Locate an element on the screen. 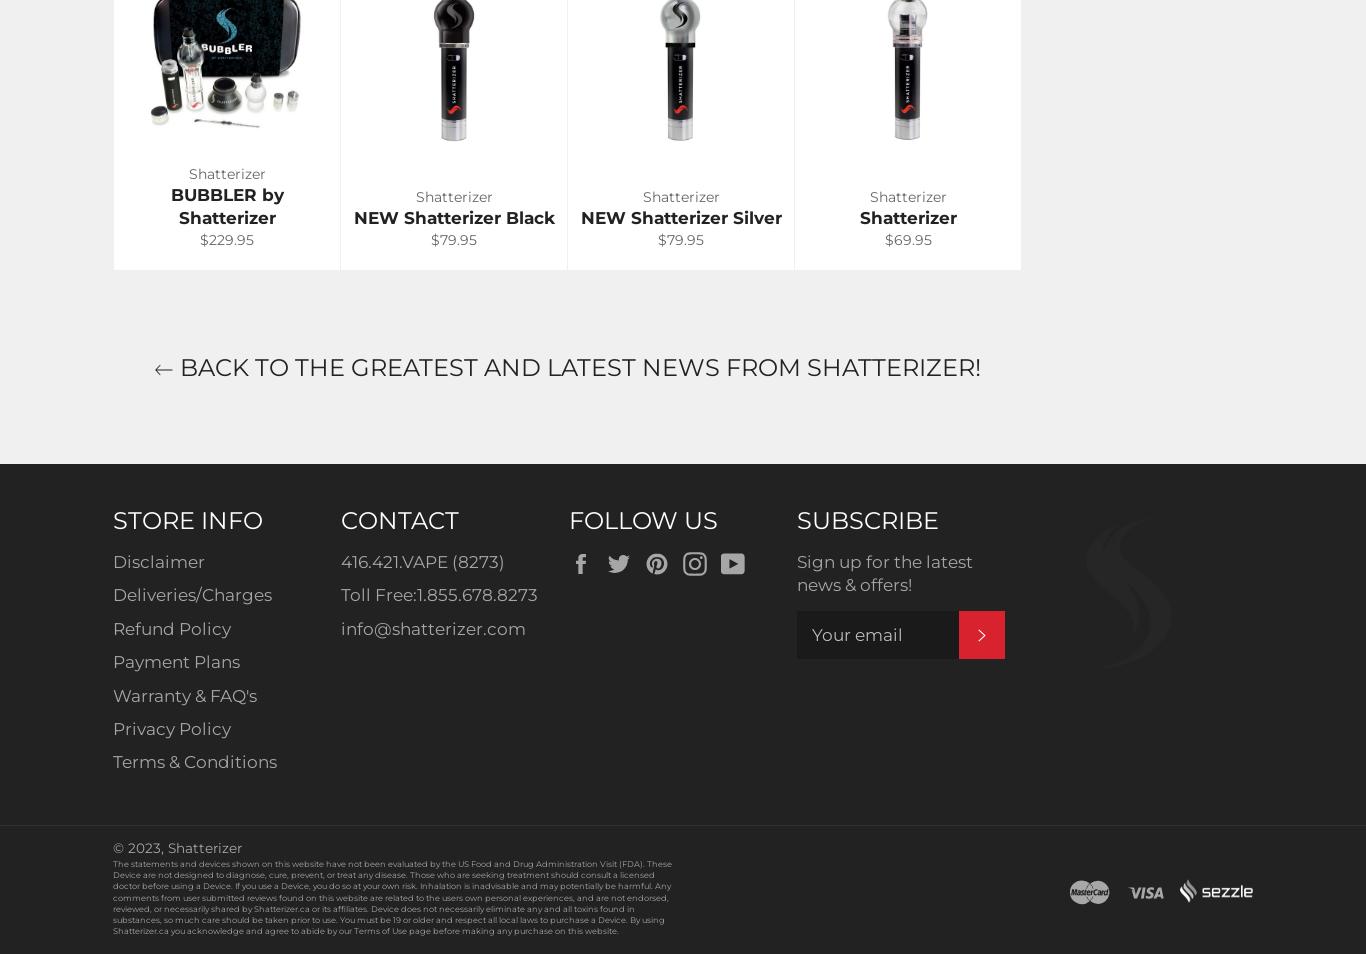  'Warranty & FAQ's' is located at coordinates (183, 693).